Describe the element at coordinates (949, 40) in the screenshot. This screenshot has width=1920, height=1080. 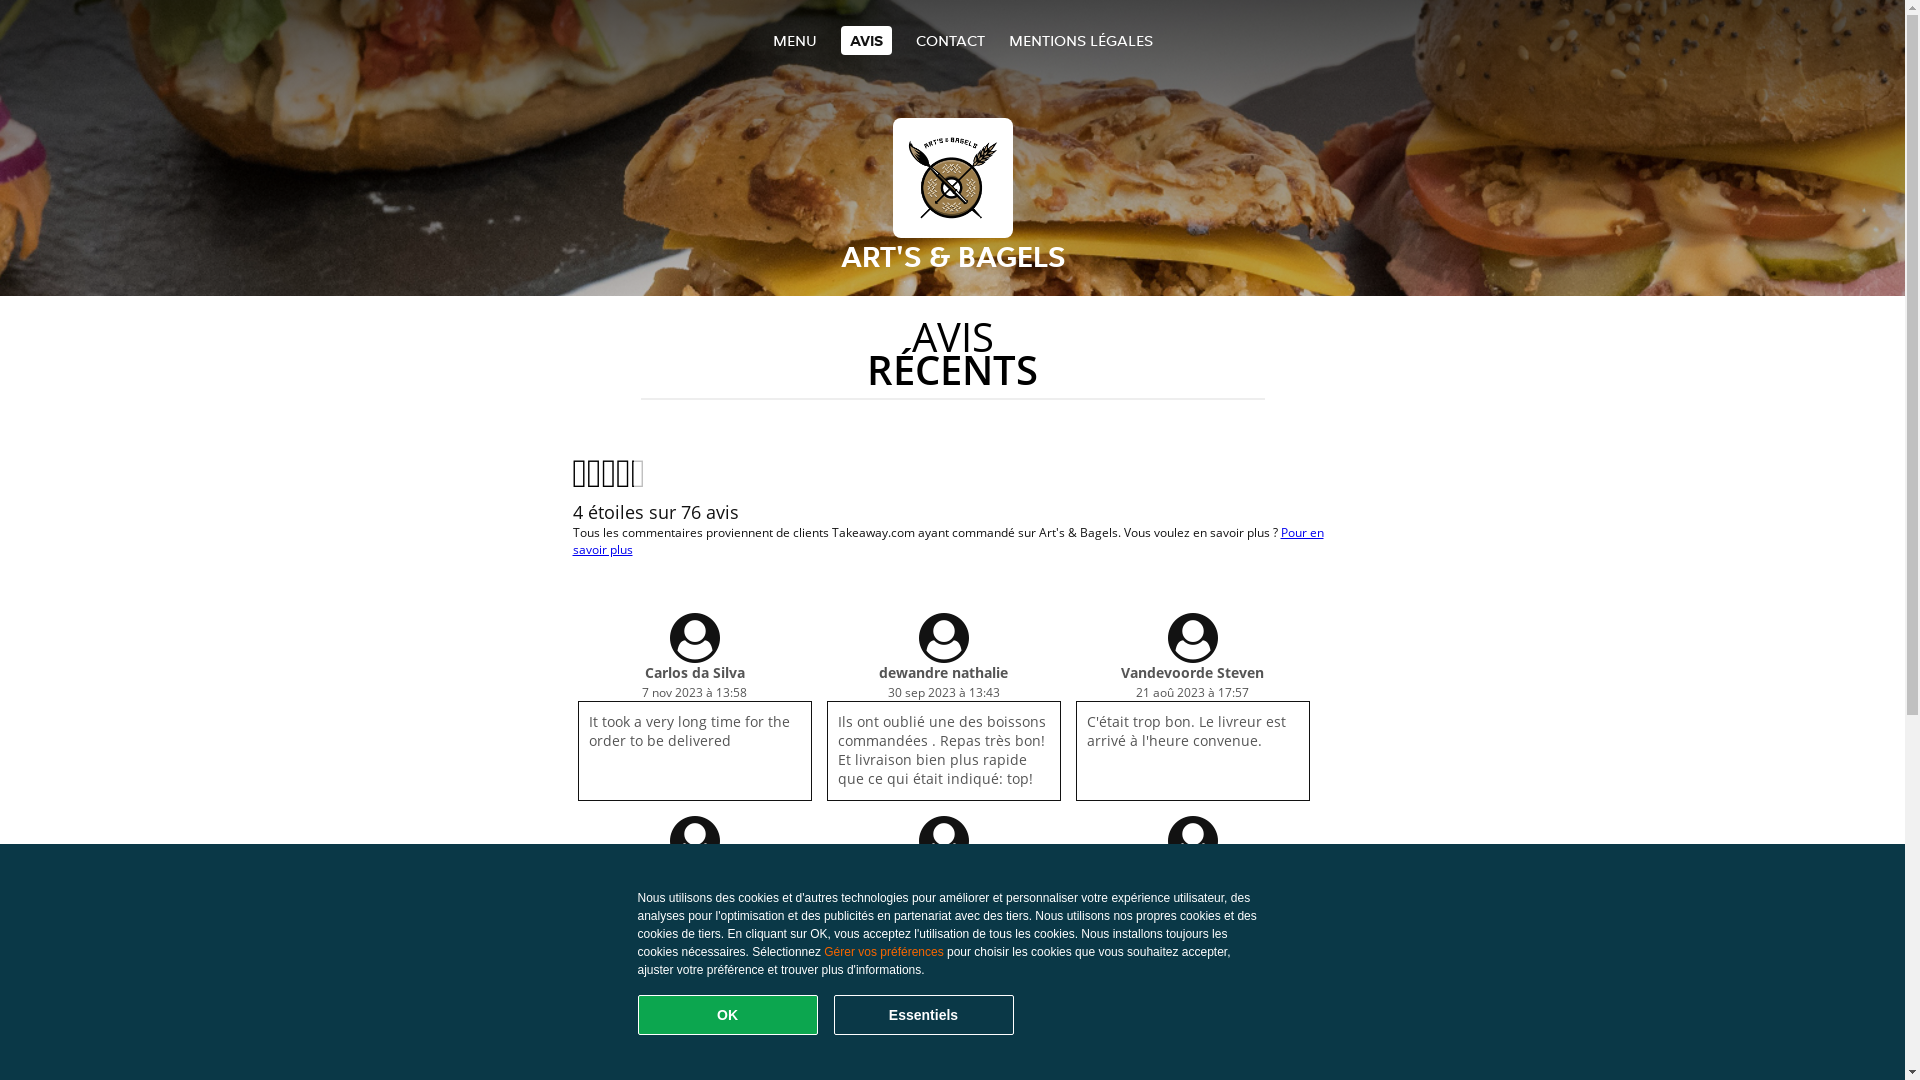
I see `'CONTACT'` at that location.